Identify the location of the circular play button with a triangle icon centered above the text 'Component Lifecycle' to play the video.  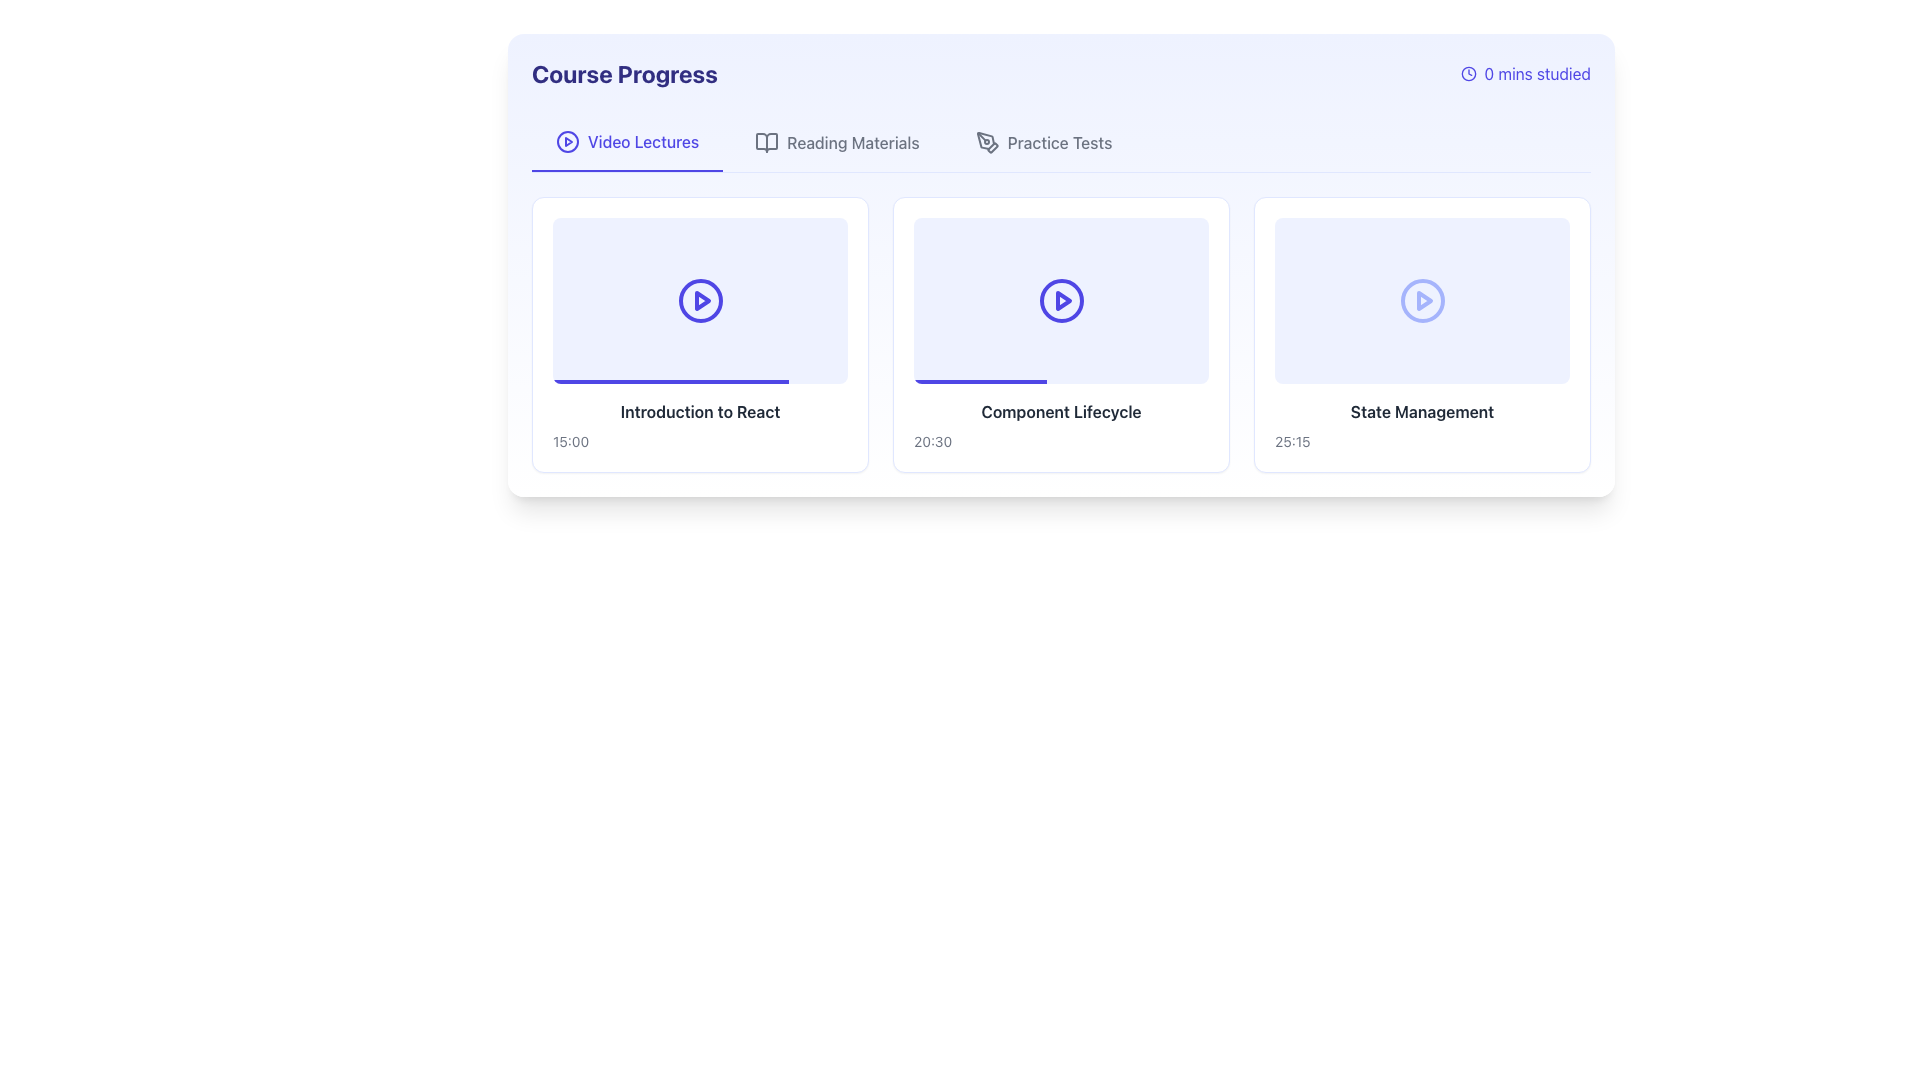
(1060, 300).